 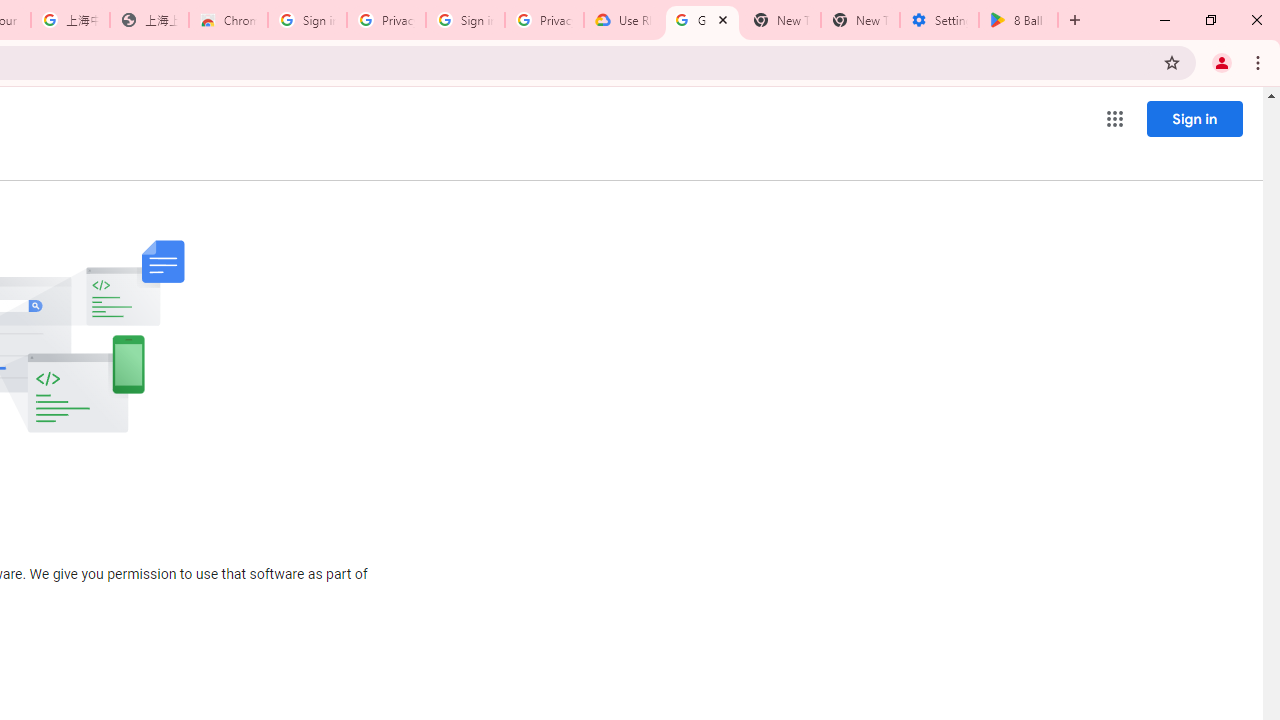 What do you see at coordinates (860, 20) in the screenshot?
I see `'New Tab'` at bounding box center [860, 20].